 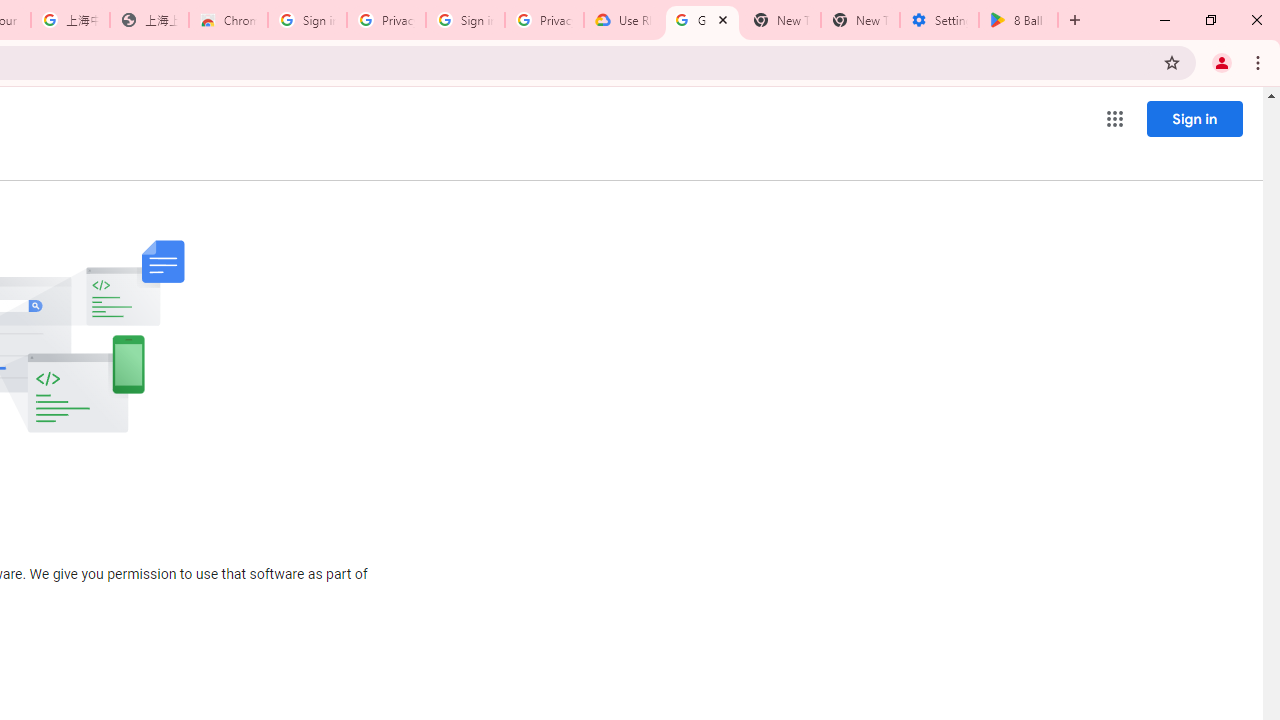 What do you see at coordinates (860, 20) in the screenshot?
I see `'New Tab'` at bounding box center [860, 20].